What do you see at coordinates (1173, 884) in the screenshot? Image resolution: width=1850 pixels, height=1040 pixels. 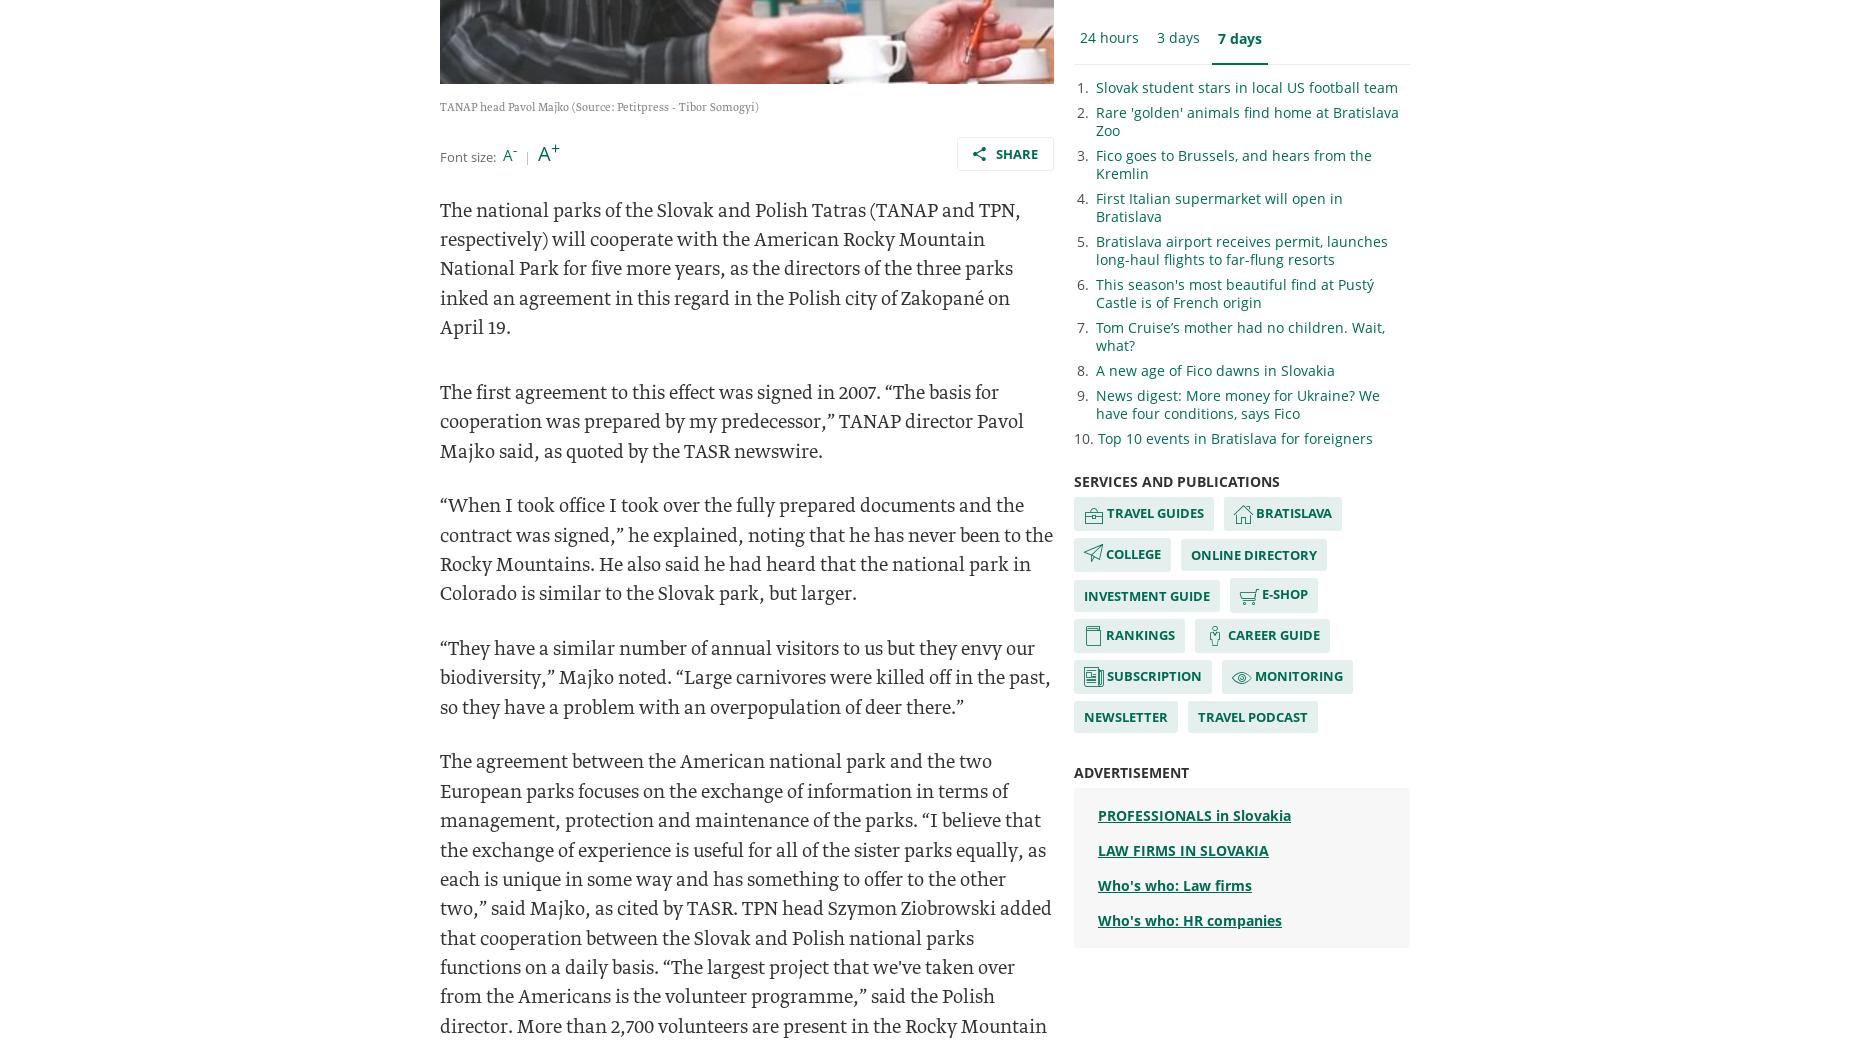 I see `'Who's who: Law firms'` at bounding box center [1173, 884].